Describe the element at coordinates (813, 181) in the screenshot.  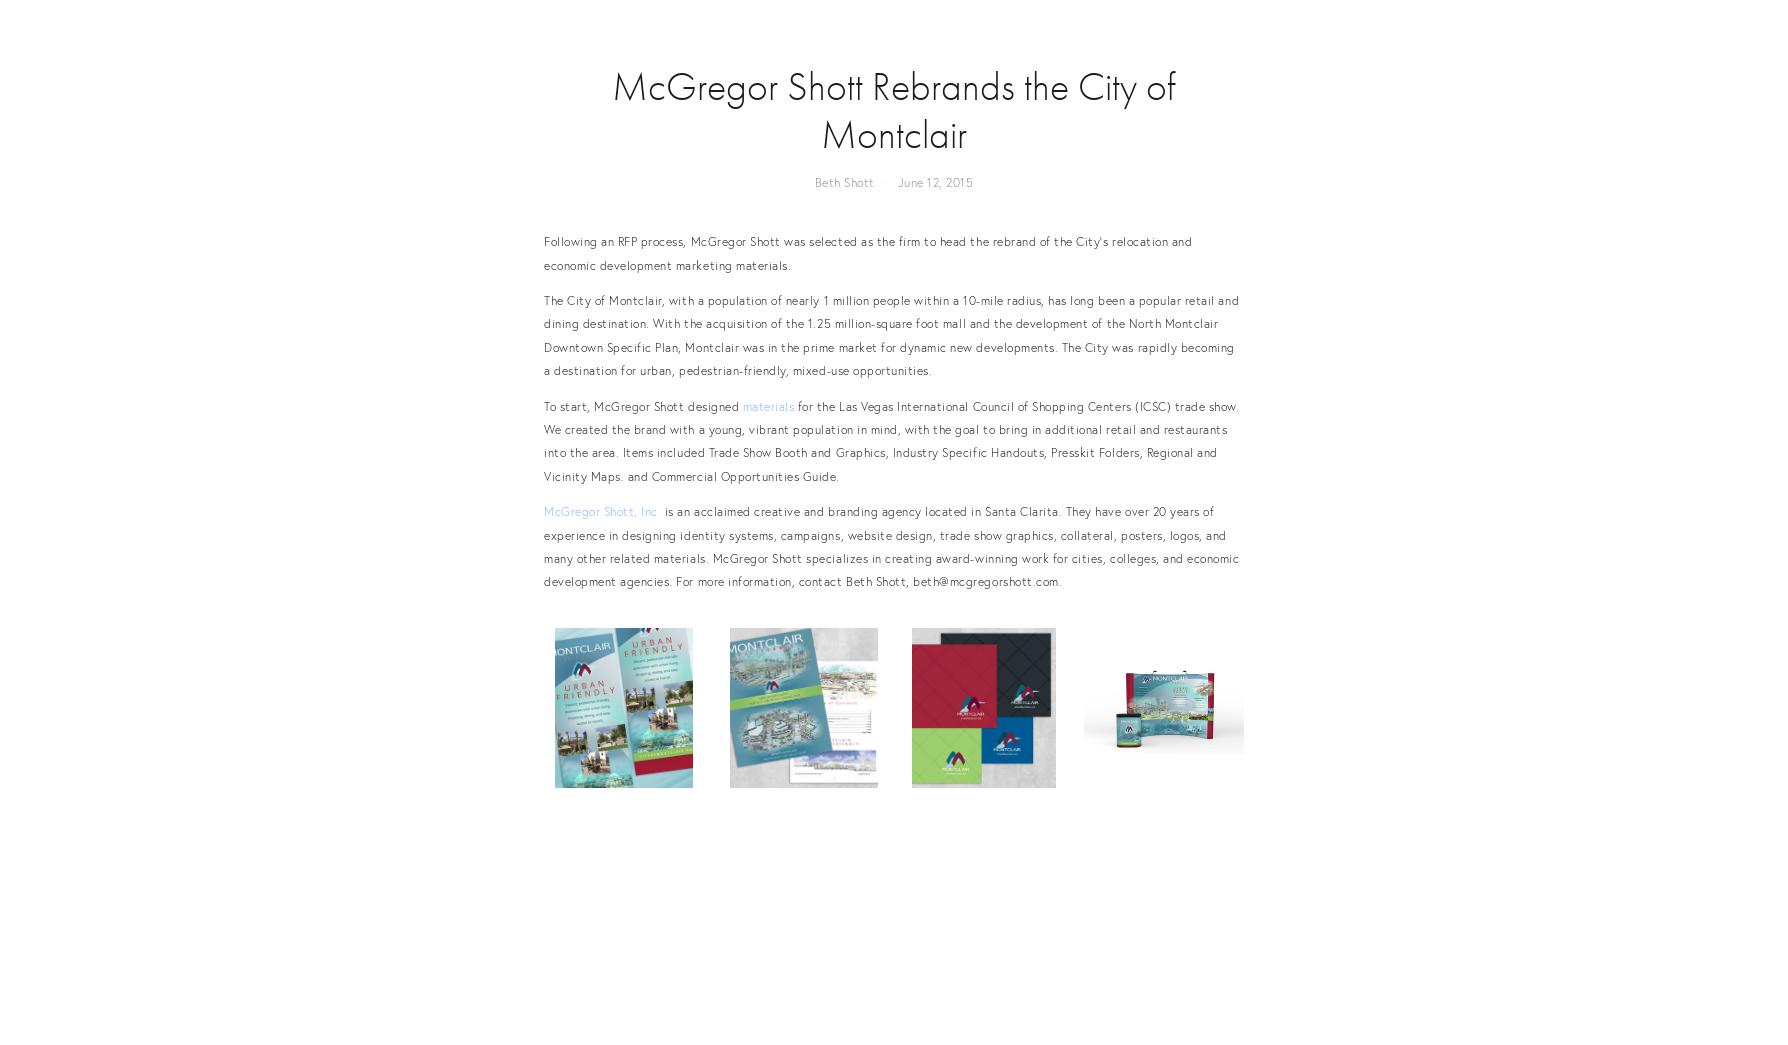
I see `'Beth Shott'` at that location.